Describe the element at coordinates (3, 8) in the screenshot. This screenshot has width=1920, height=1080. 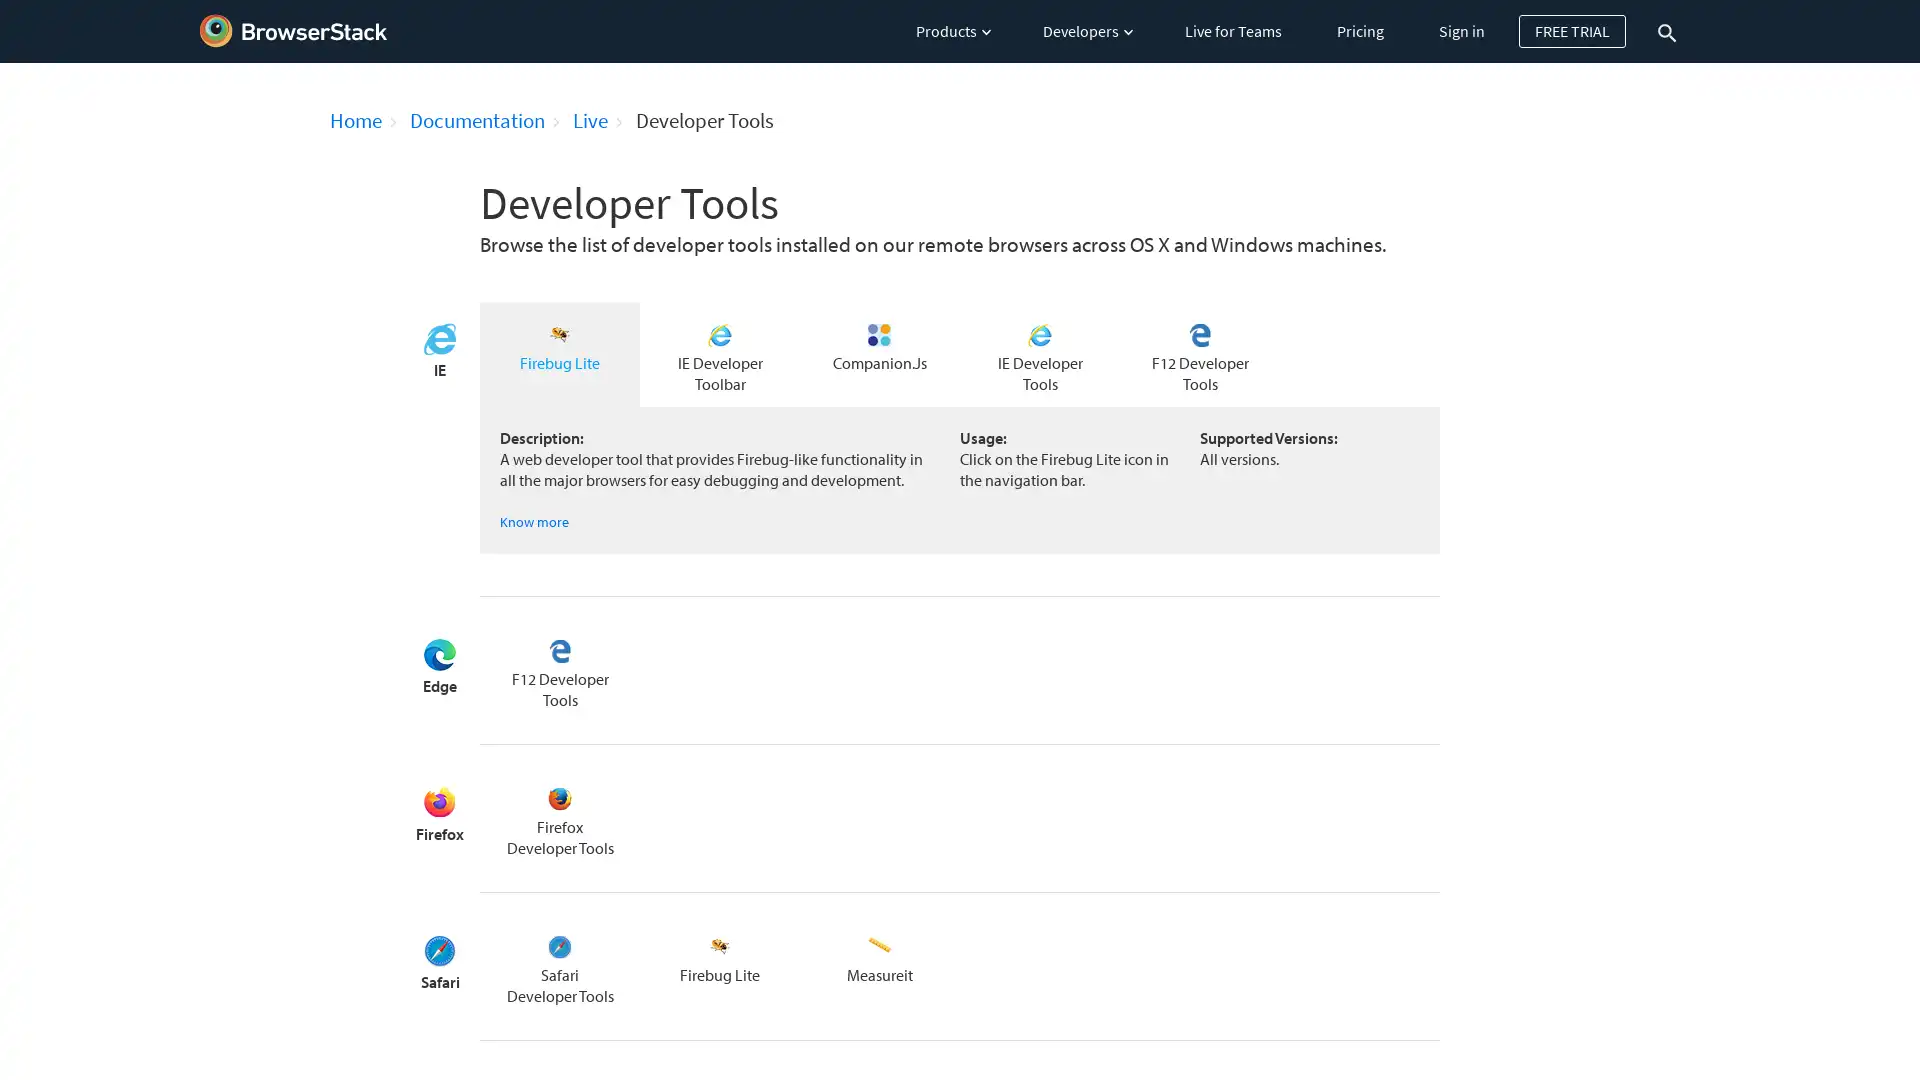
I see `Skip to main content` at that location.